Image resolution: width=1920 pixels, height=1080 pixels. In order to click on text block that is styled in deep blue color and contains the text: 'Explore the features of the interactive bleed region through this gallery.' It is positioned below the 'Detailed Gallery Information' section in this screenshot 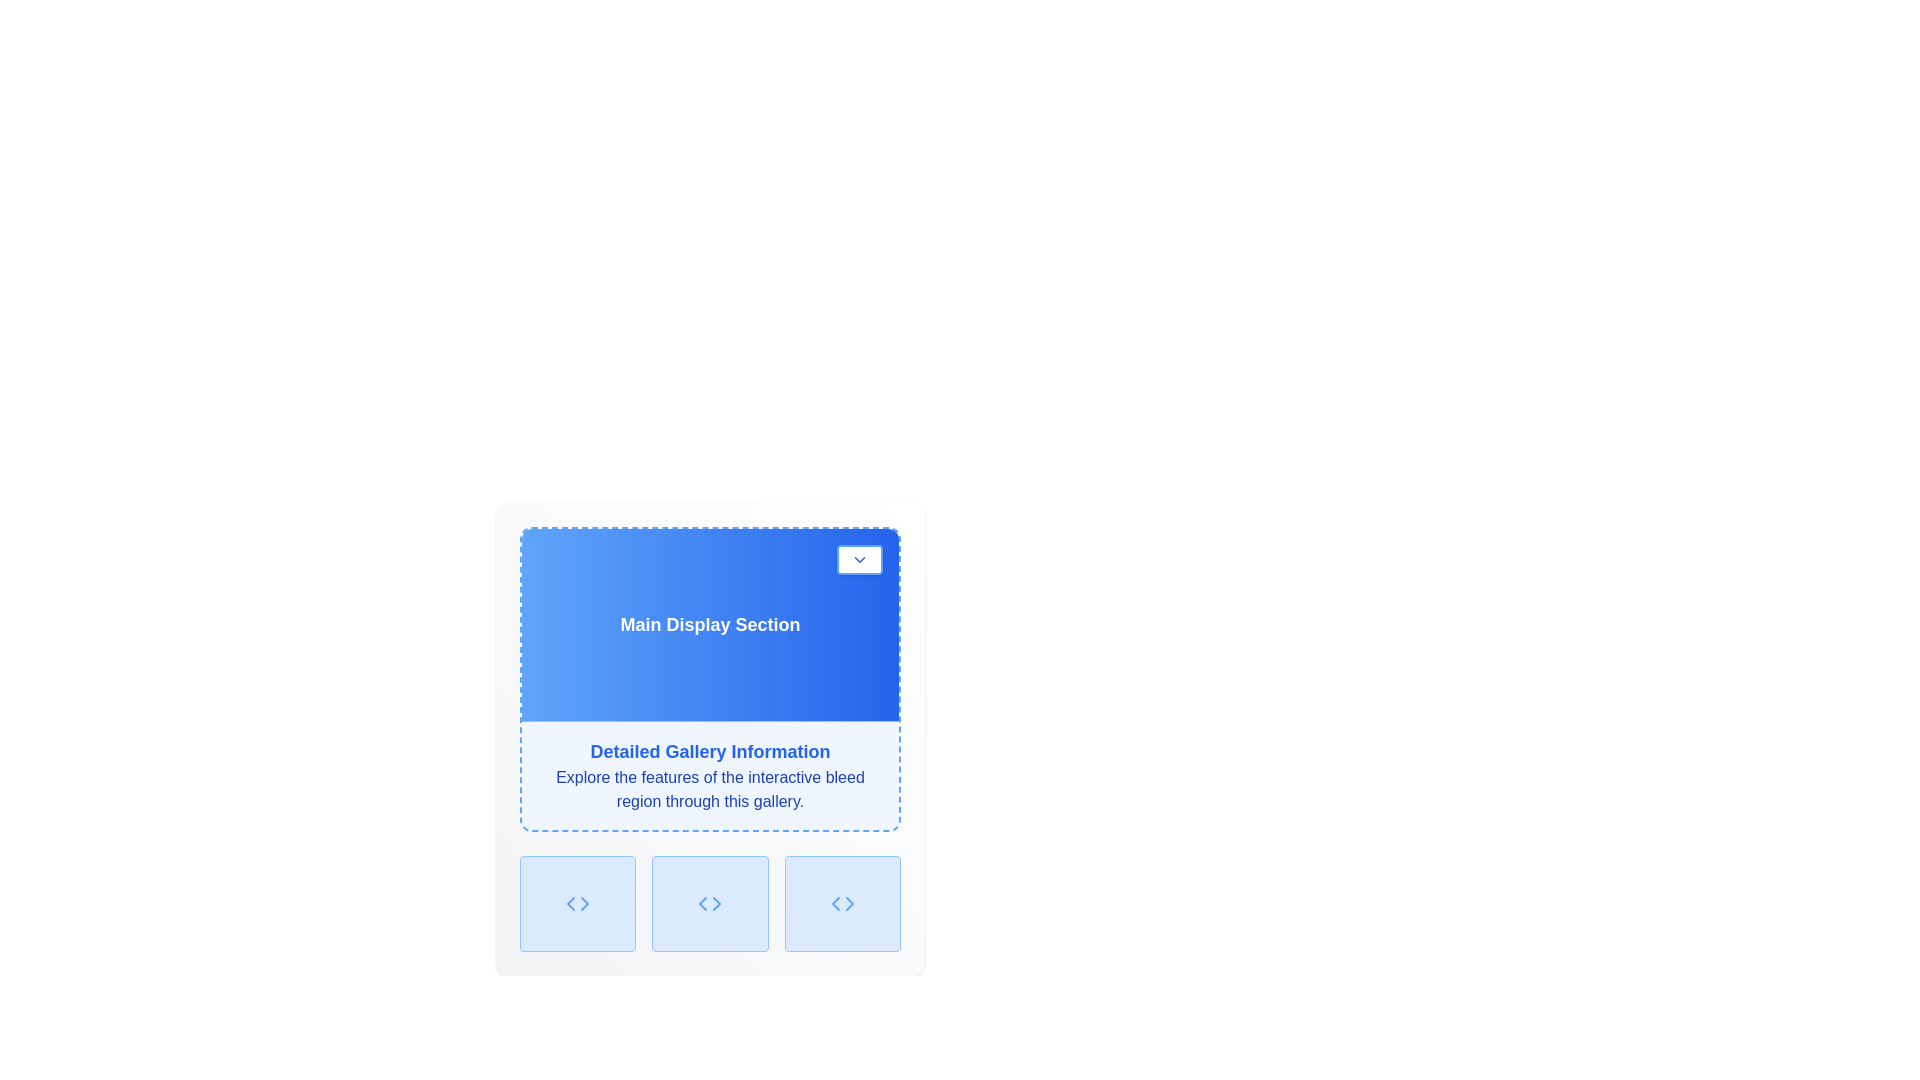, I will do `click(710, 789)`.